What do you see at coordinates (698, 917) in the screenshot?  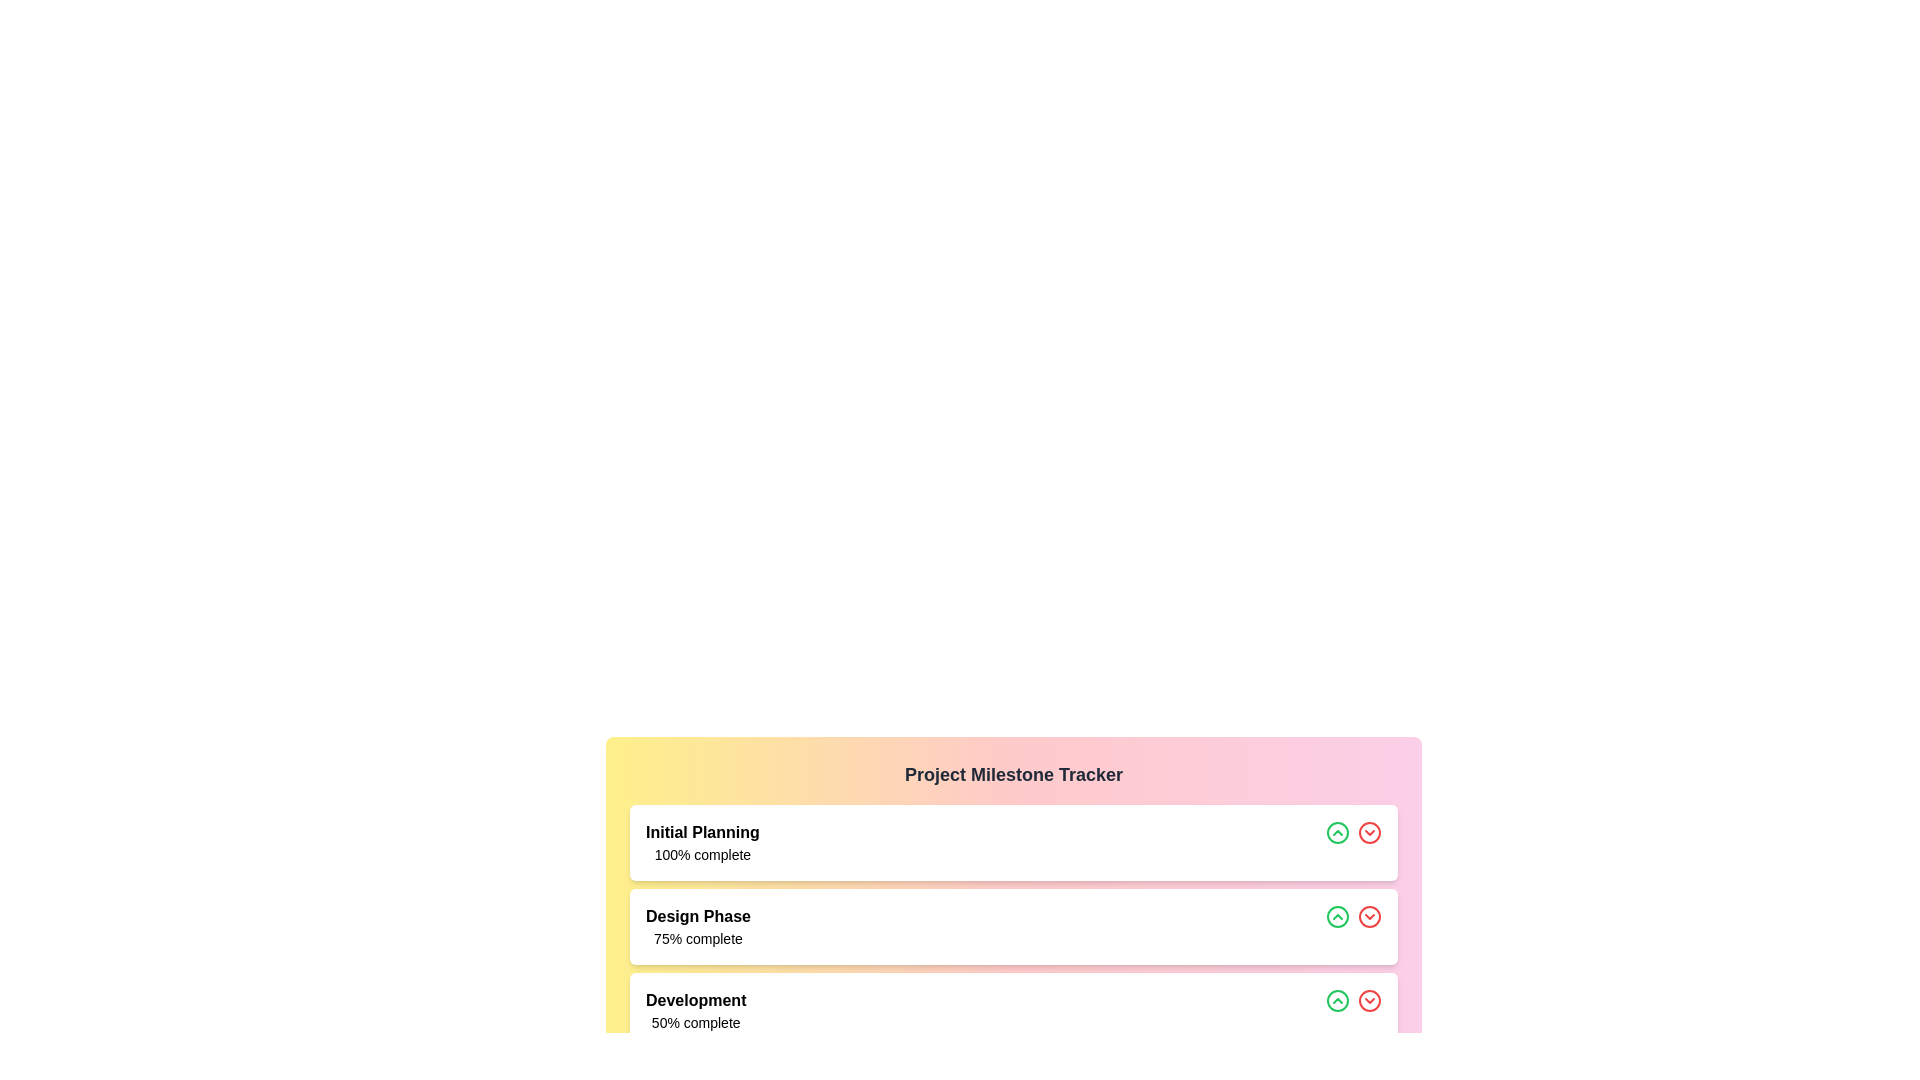 I see `the static text label displaying 'Design Phase', which is styled in bold black text and indicates the current phase of the project milestone tracker` at bounding box center [698, 917].